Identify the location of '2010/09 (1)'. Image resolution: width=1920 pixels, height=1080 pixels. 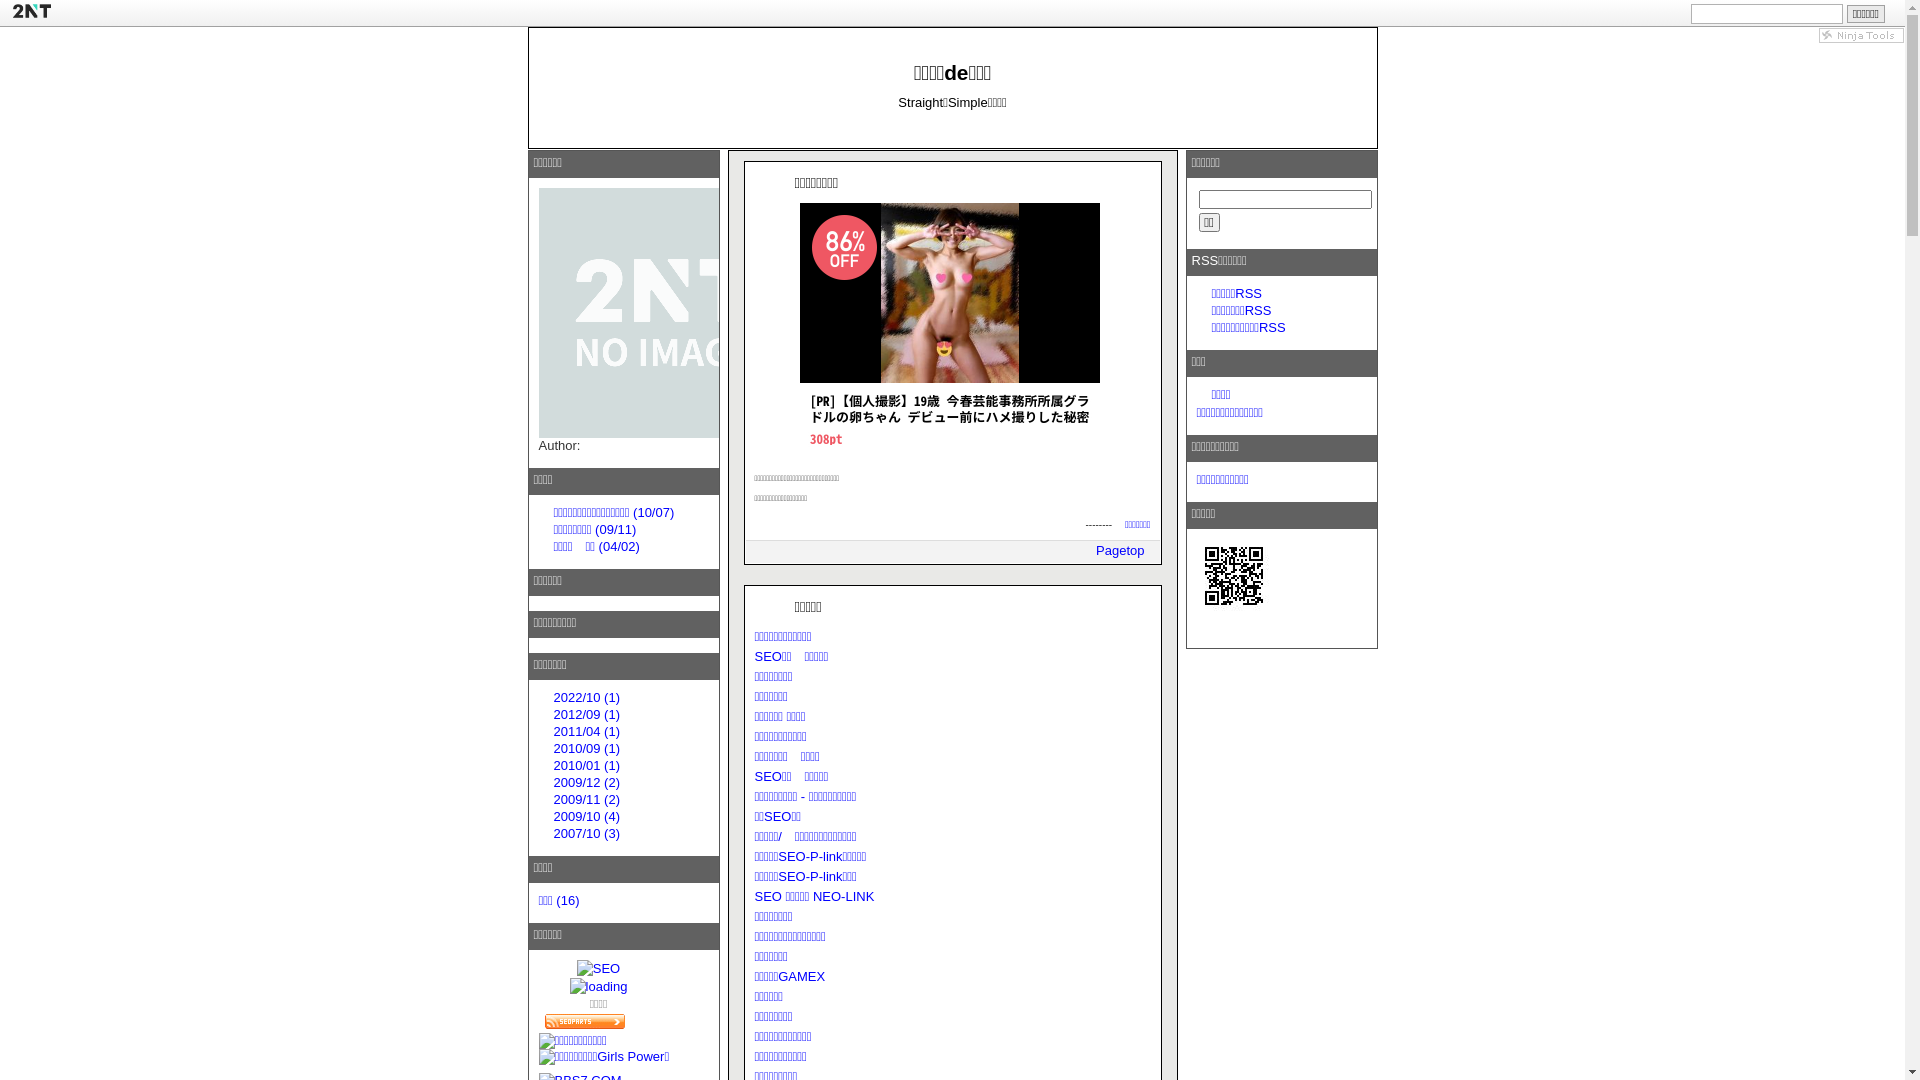
(586, 748).